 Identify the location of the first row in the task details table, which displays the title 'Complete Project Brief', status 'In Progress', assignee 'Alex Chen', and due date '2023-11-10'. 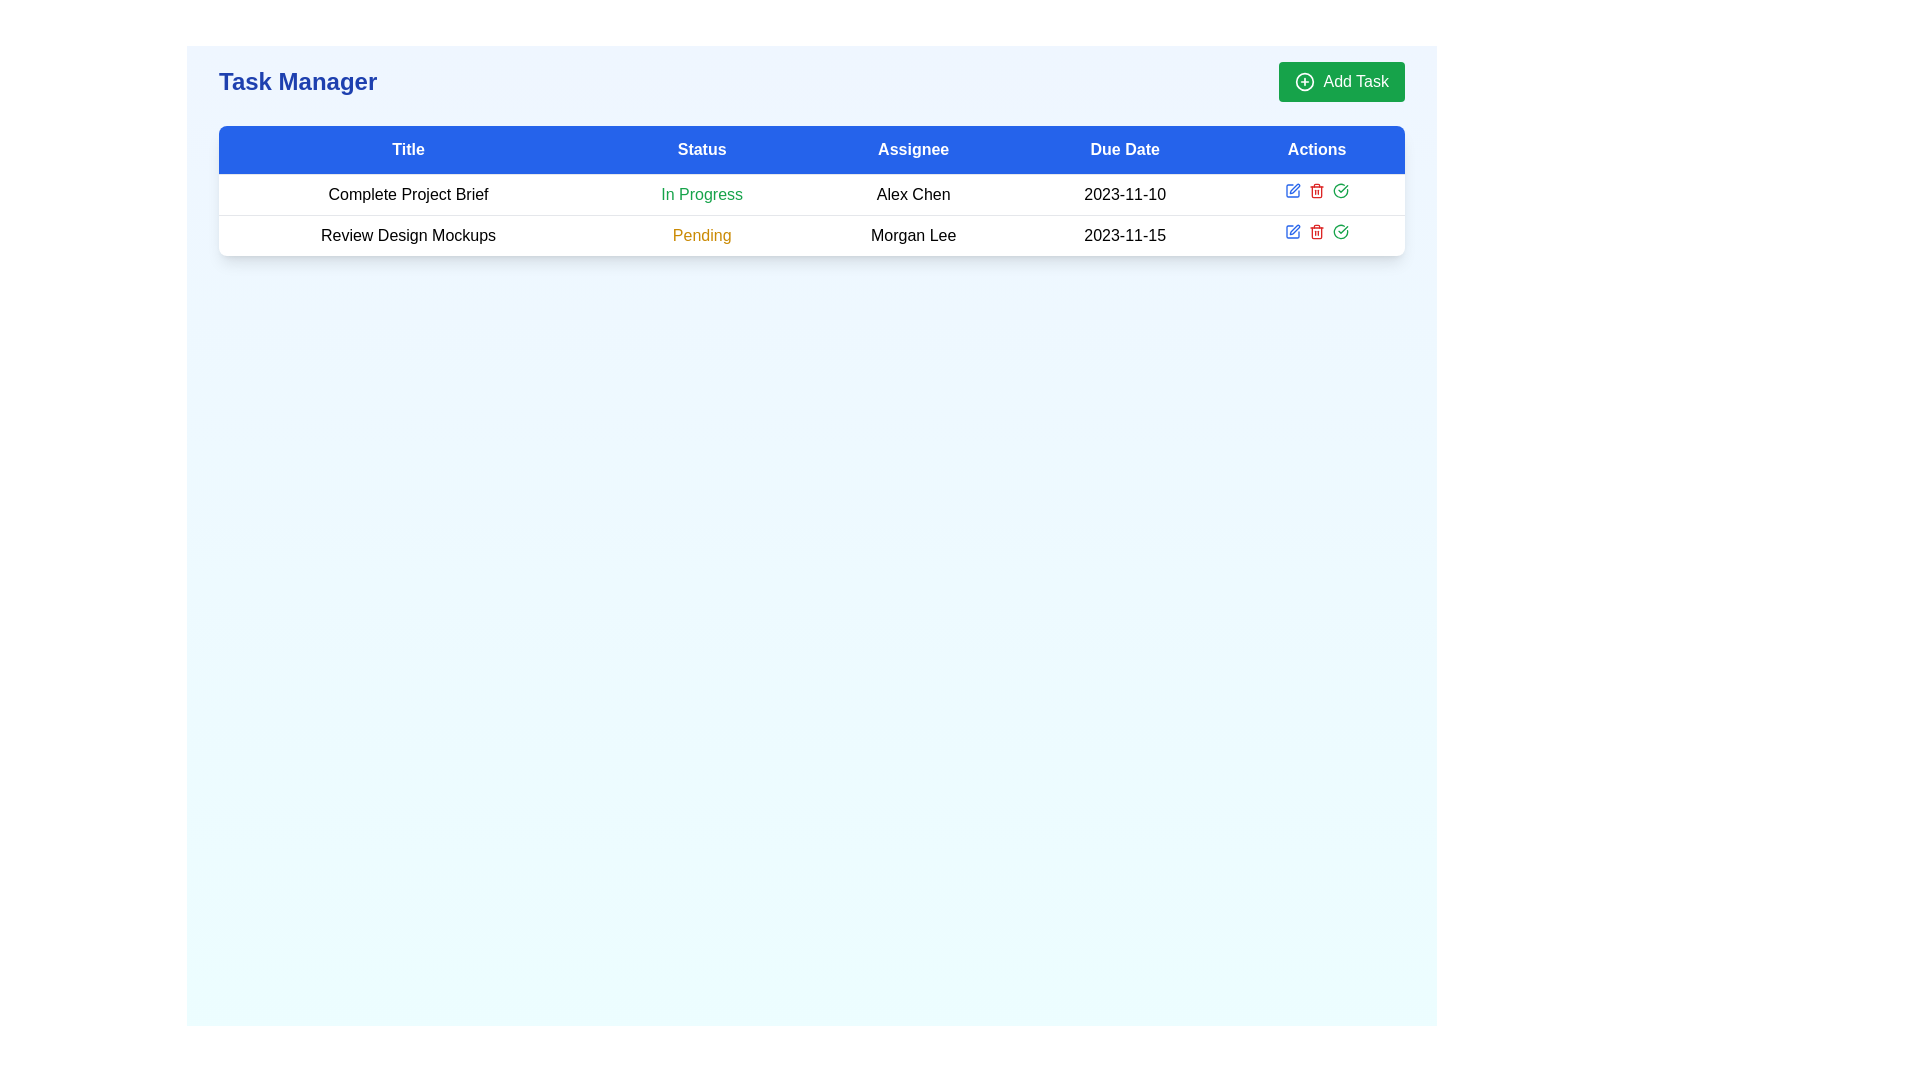
(811, 195).